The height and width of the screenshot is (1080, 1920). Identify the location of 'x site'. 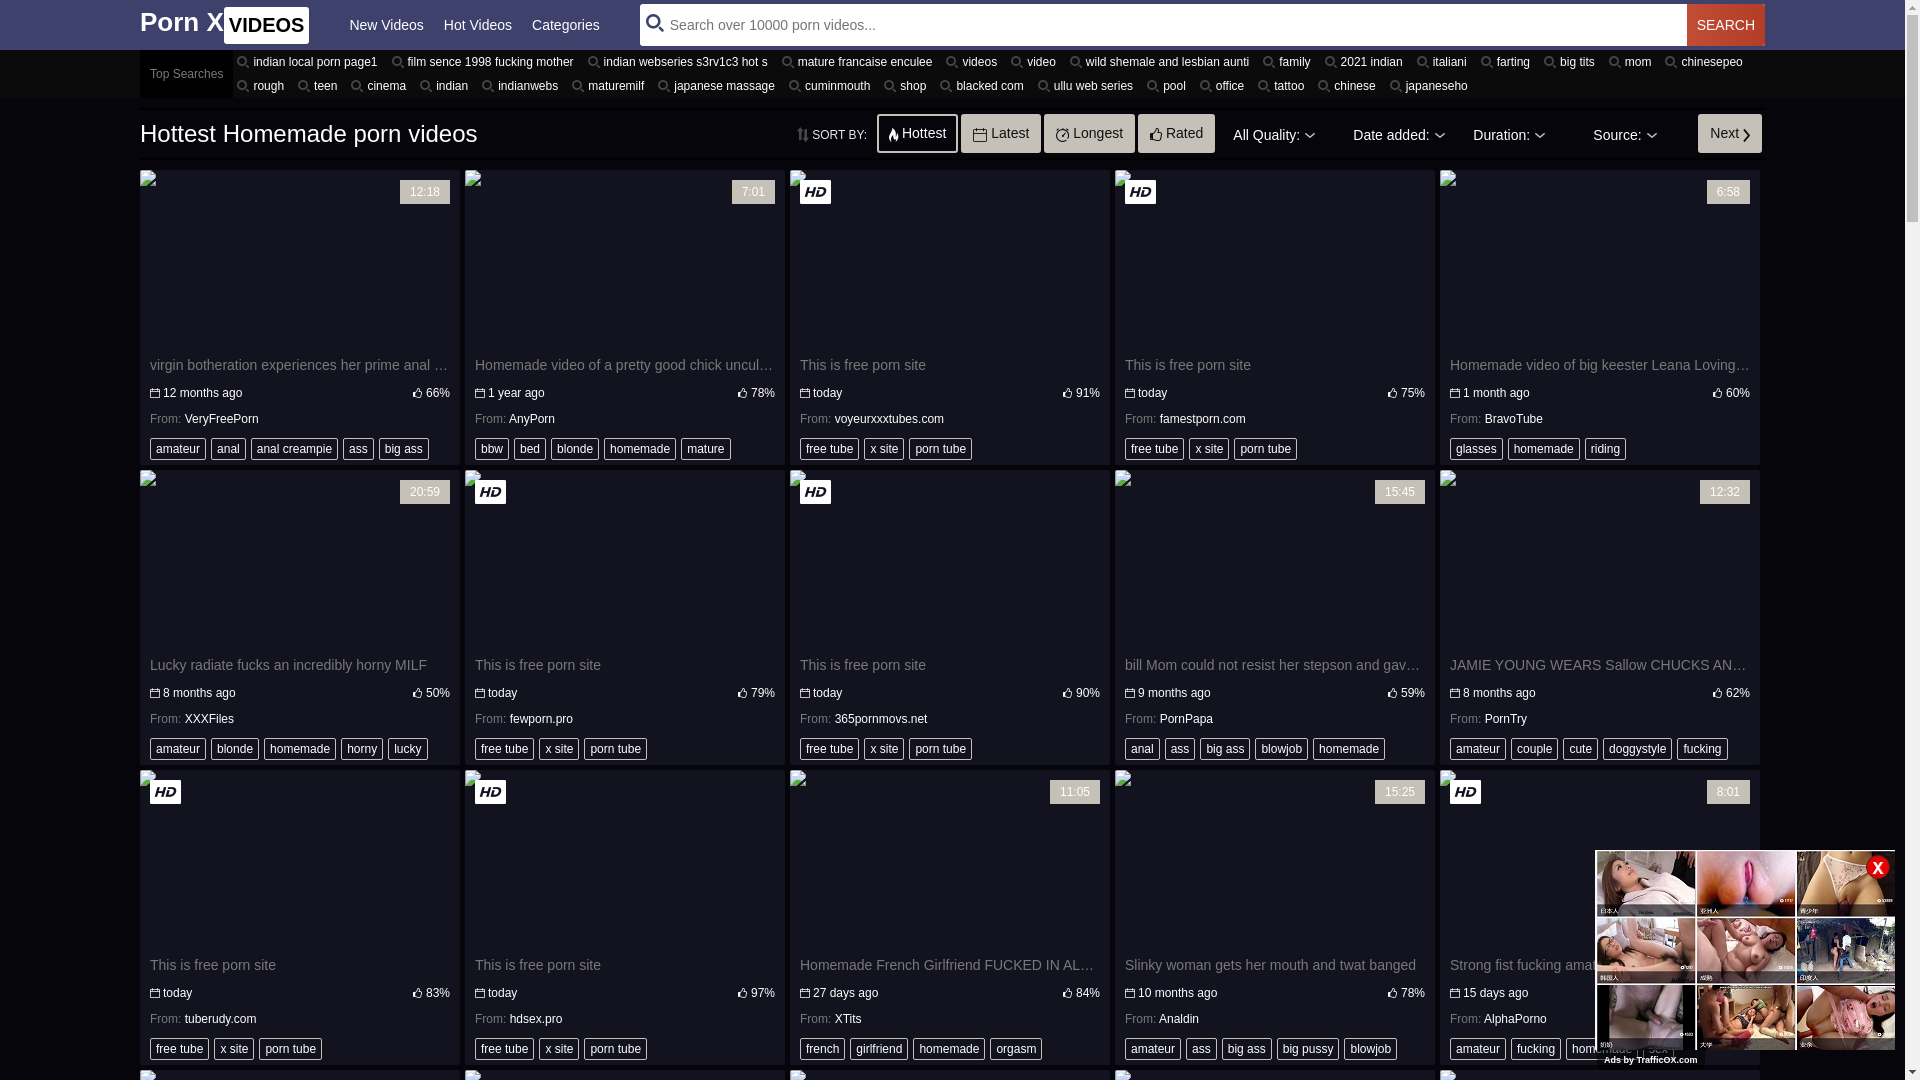
(864, 447).